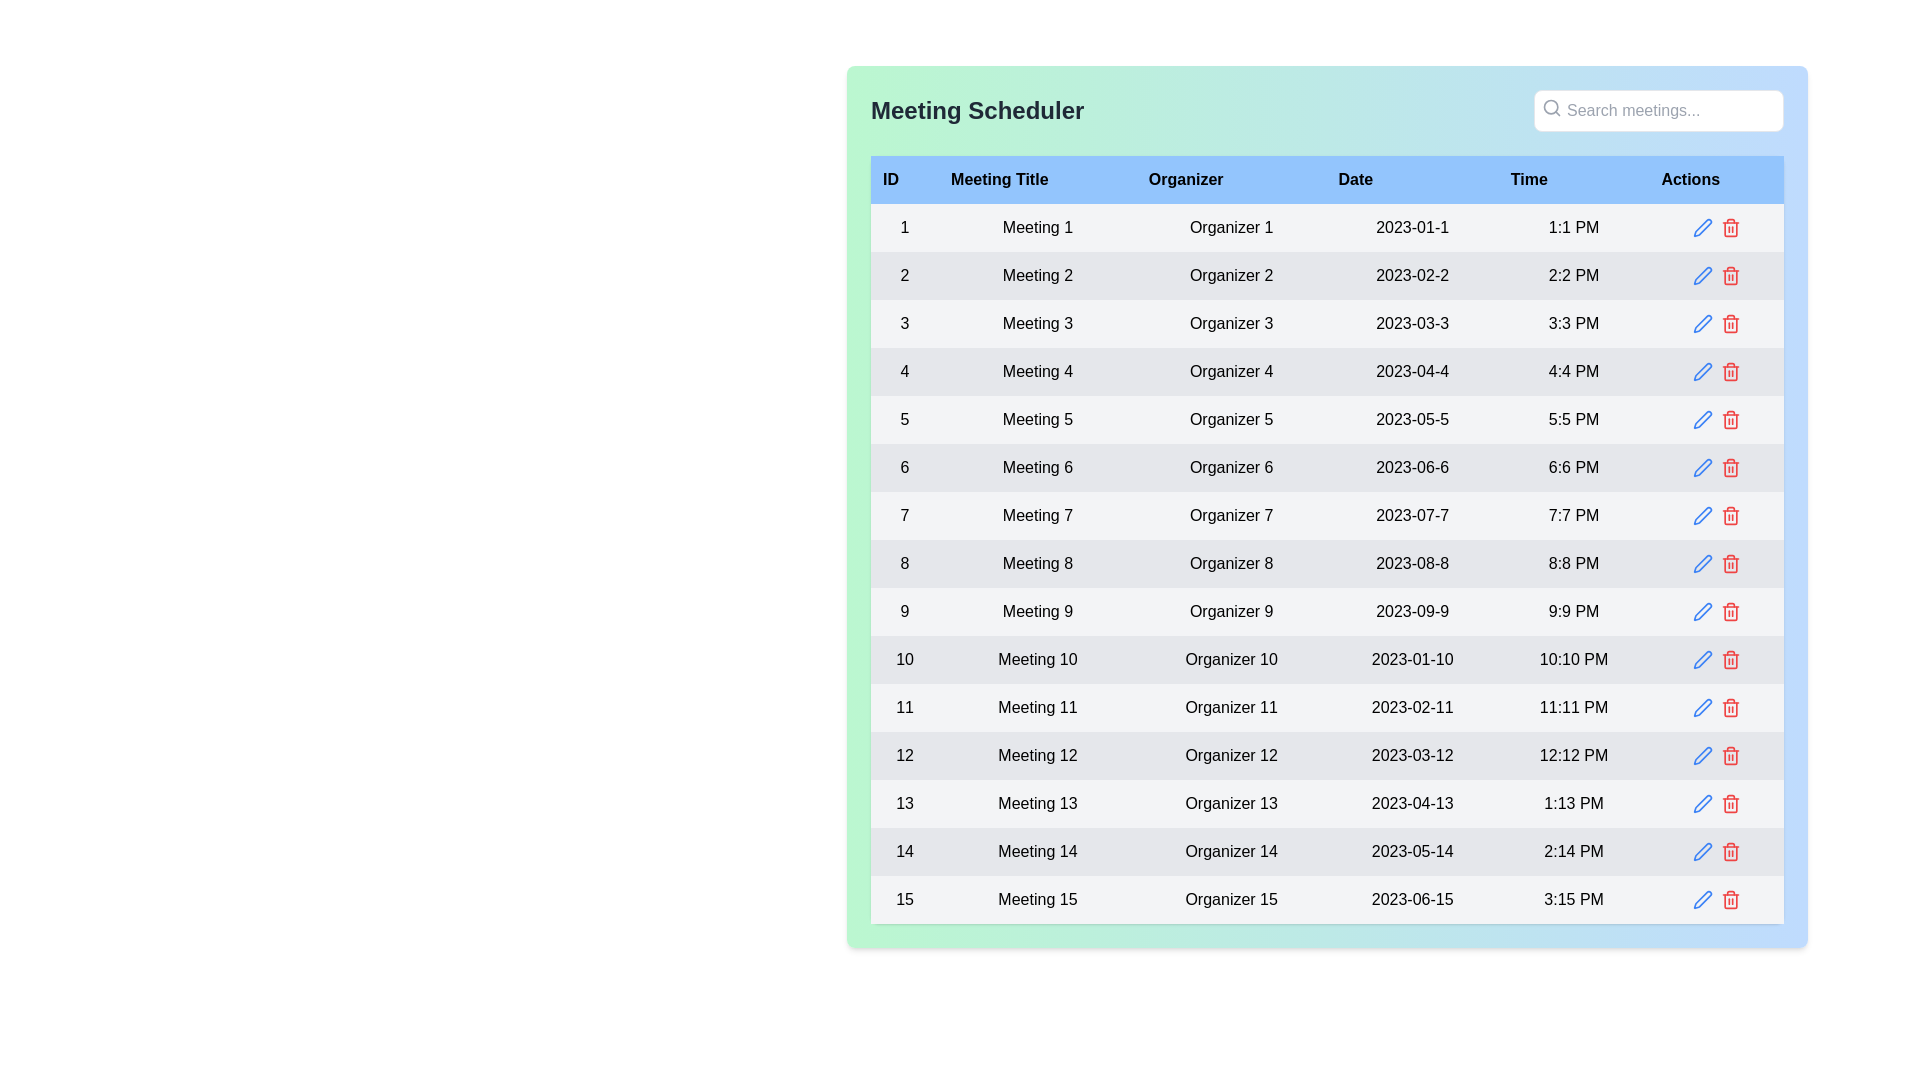 The width and height of the screenshot is (1920, 1080). Describe the element at coordinates (1411, 852) in the screenshot. I see `date displayed in the 'Date' column of the 14th row, which corresponds to 'Meeting 14' and 'Organizer 14'` at that location.